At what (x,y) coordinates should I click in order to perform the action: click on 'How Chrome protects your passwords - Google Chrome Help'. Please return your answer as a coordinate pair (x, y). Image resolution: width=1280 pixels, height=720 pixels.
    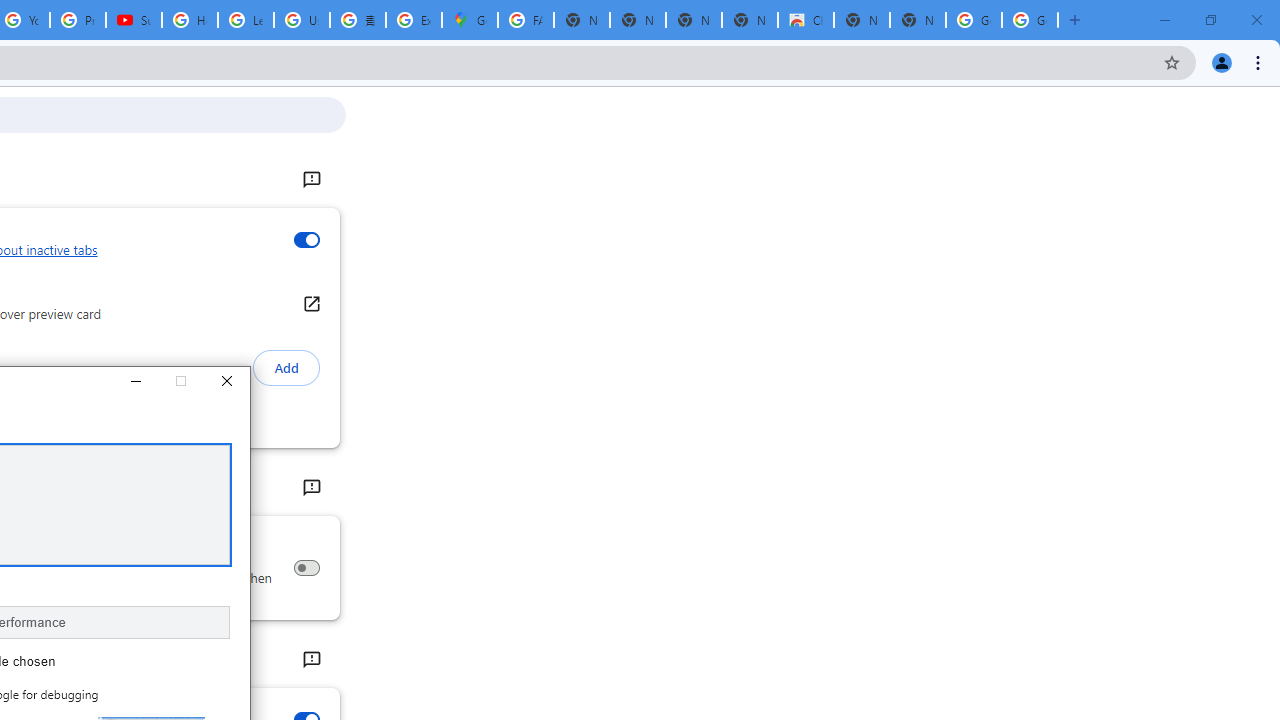
    Looking at the image, I should click on (190, 20).